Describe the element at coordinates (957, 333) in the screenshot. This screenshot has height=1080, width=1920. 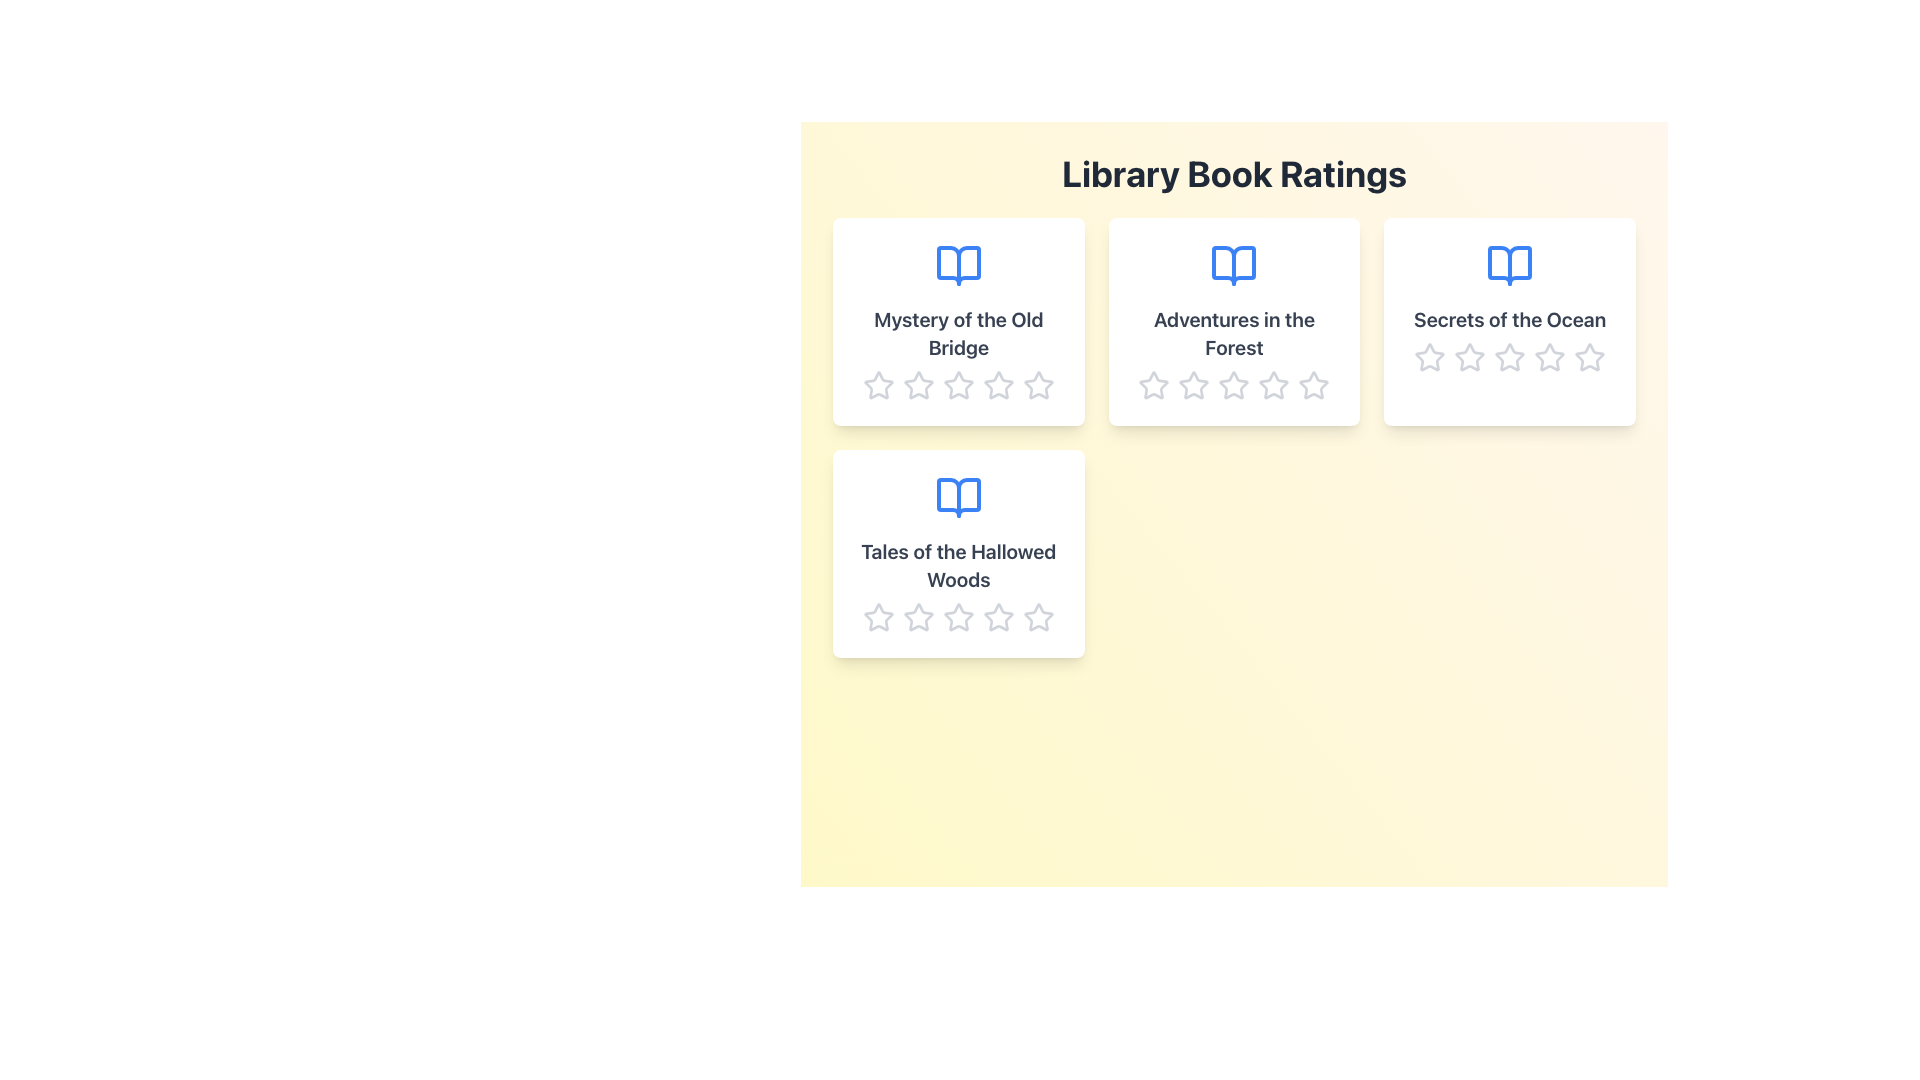
I see `heading text labeled 'Mystery of the Old Bridge' located in the top-left card of the book grid, which is styled in bold dark gray font` at that location.